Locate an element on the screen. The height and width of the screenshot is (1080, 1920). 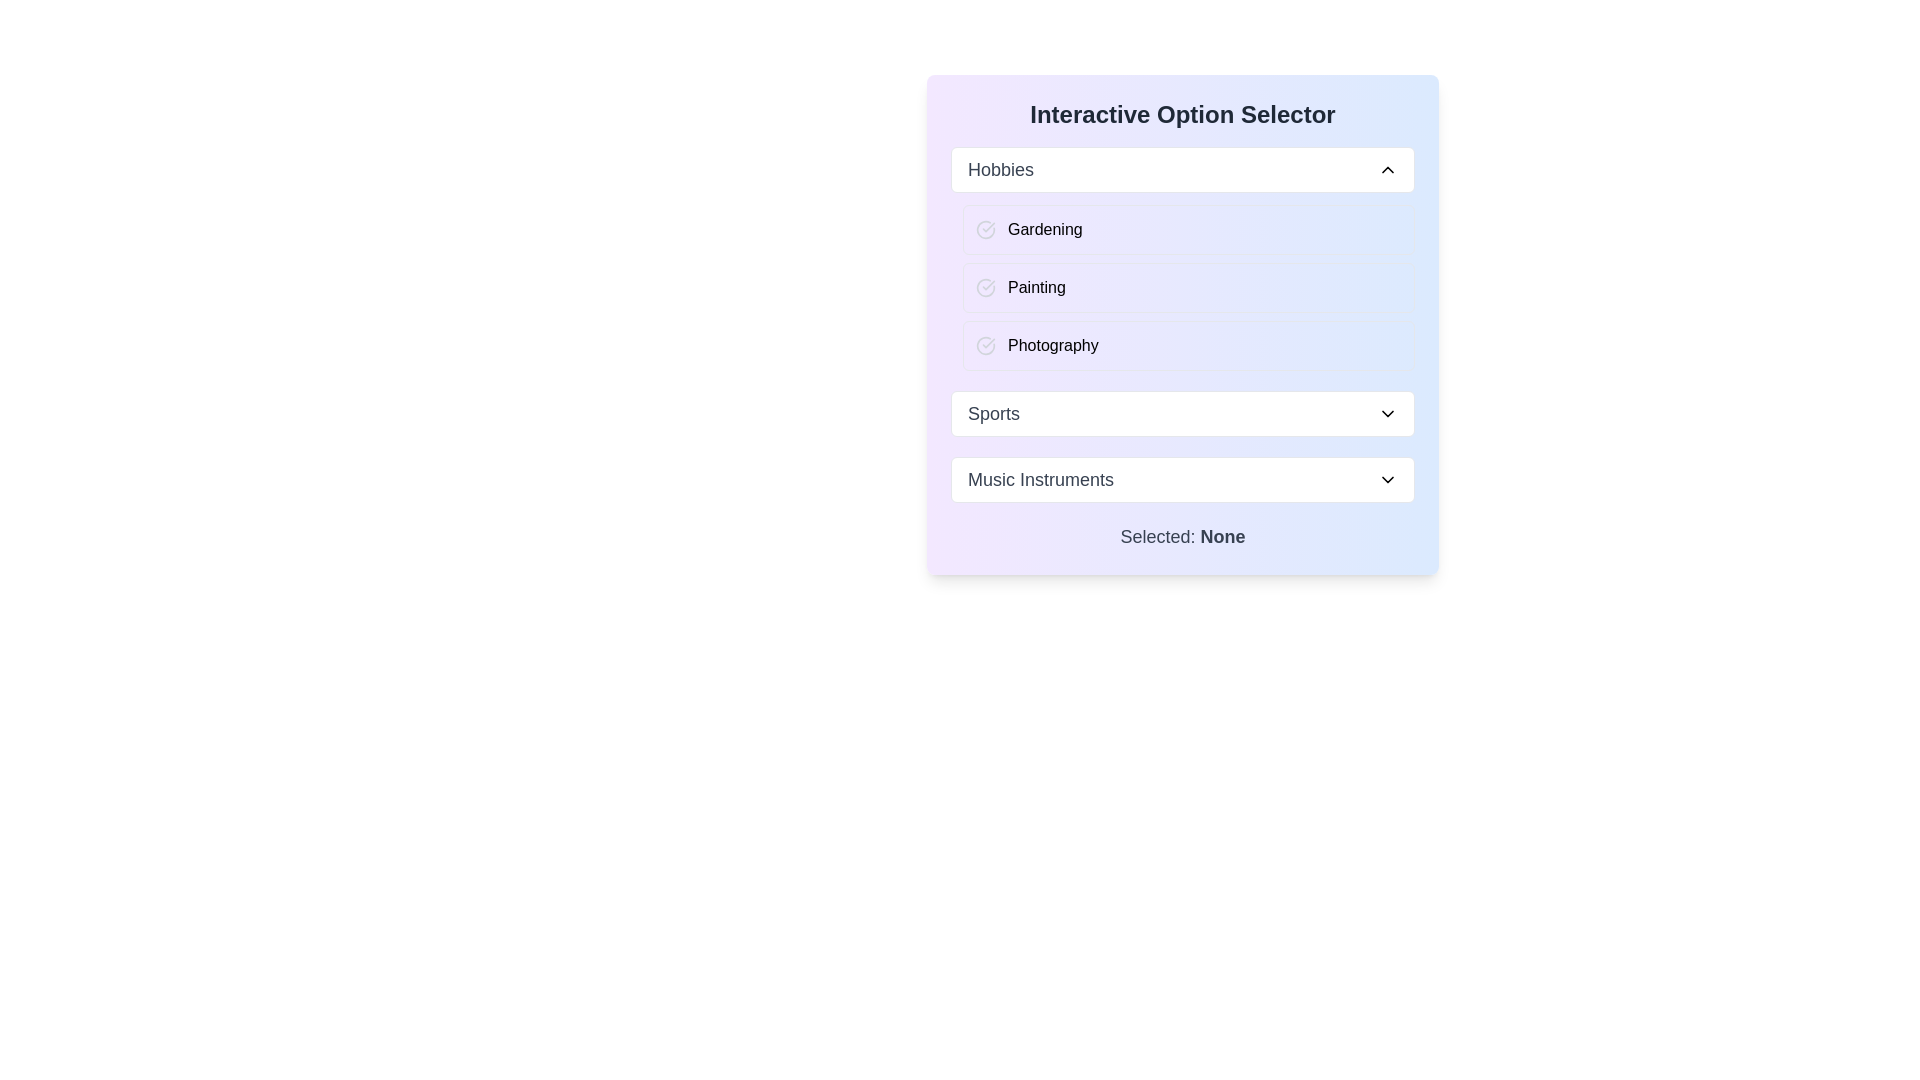
the text label displaying 'Music Instruments' in the 'Sports' dropdown list of the Interactive Option Selector is located at coordinates (1040, 479).